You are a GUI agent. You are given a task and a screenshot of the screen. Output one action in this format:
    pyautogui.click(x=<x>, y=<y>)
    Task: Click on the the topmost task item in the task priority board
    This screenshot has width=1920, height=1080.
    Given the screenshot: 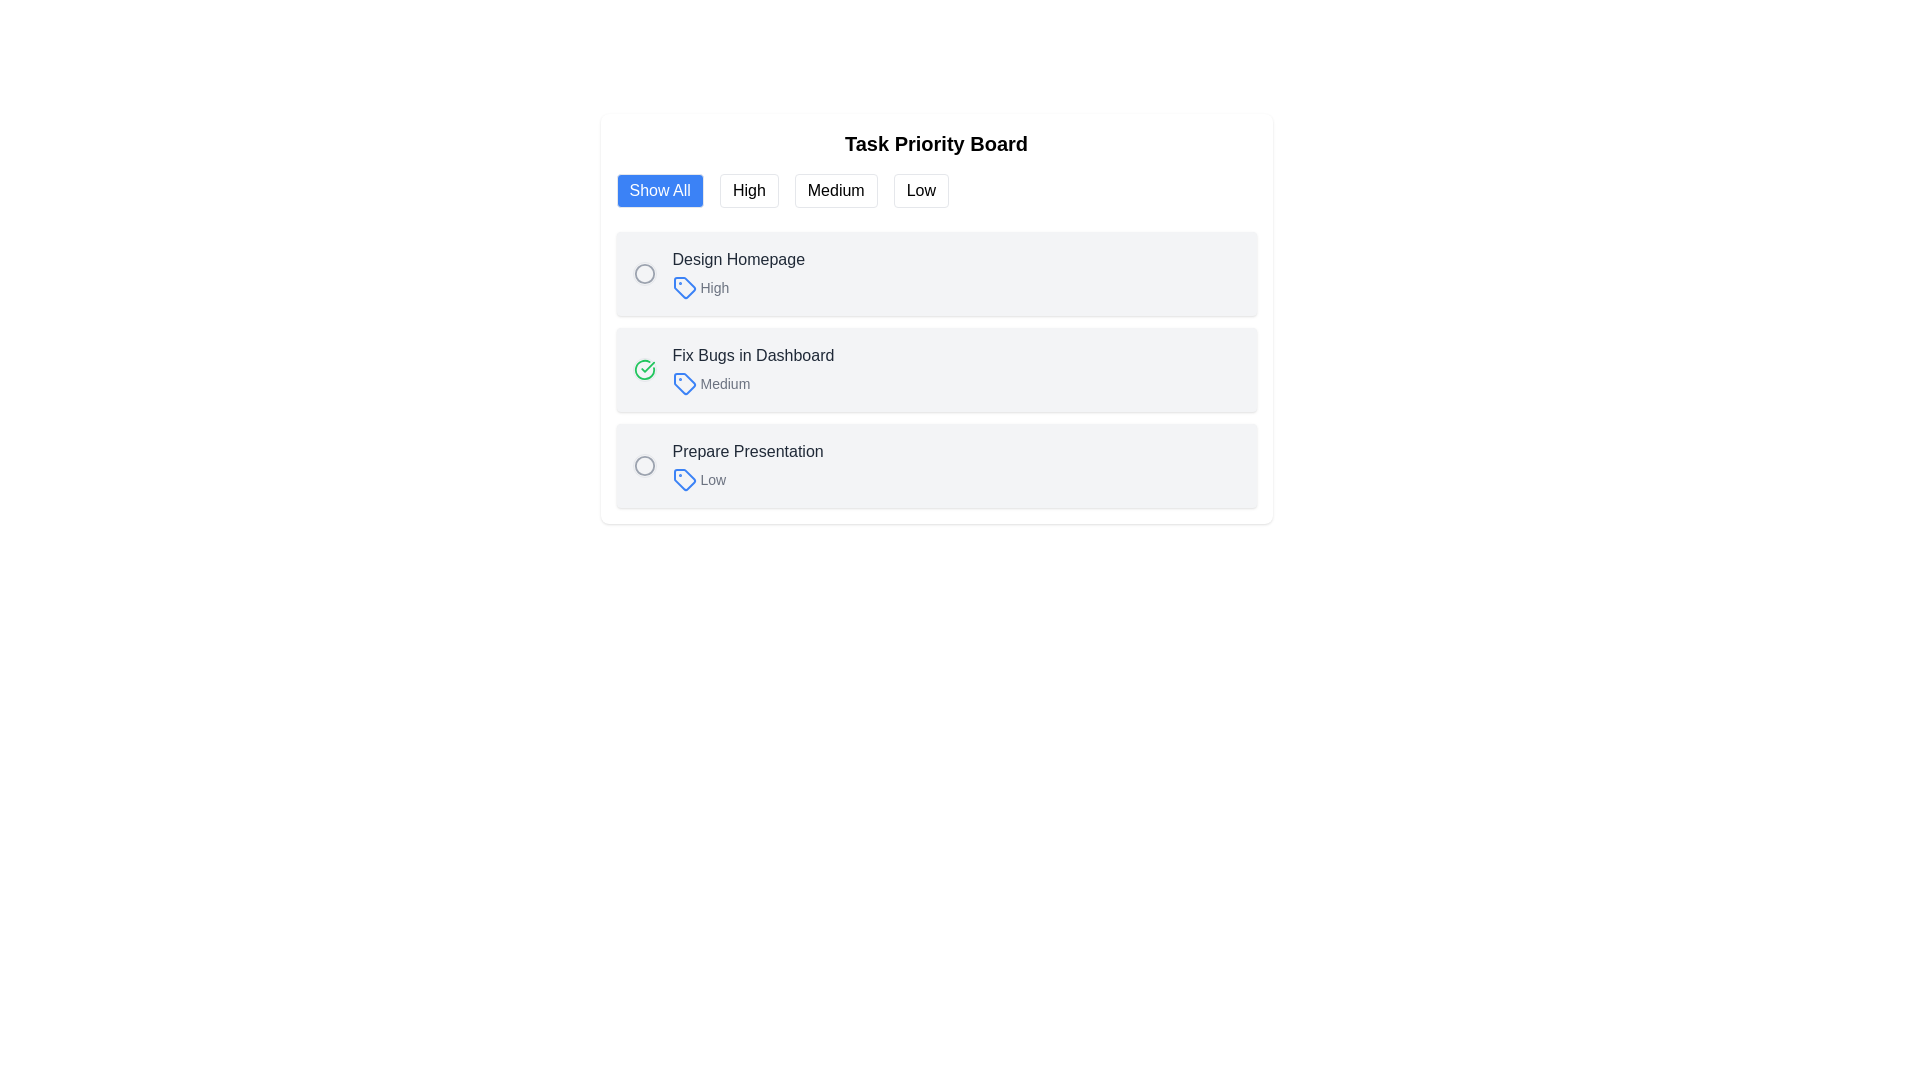 What is the action you would take?
    pyautogui.click(x=718, y=273)
    